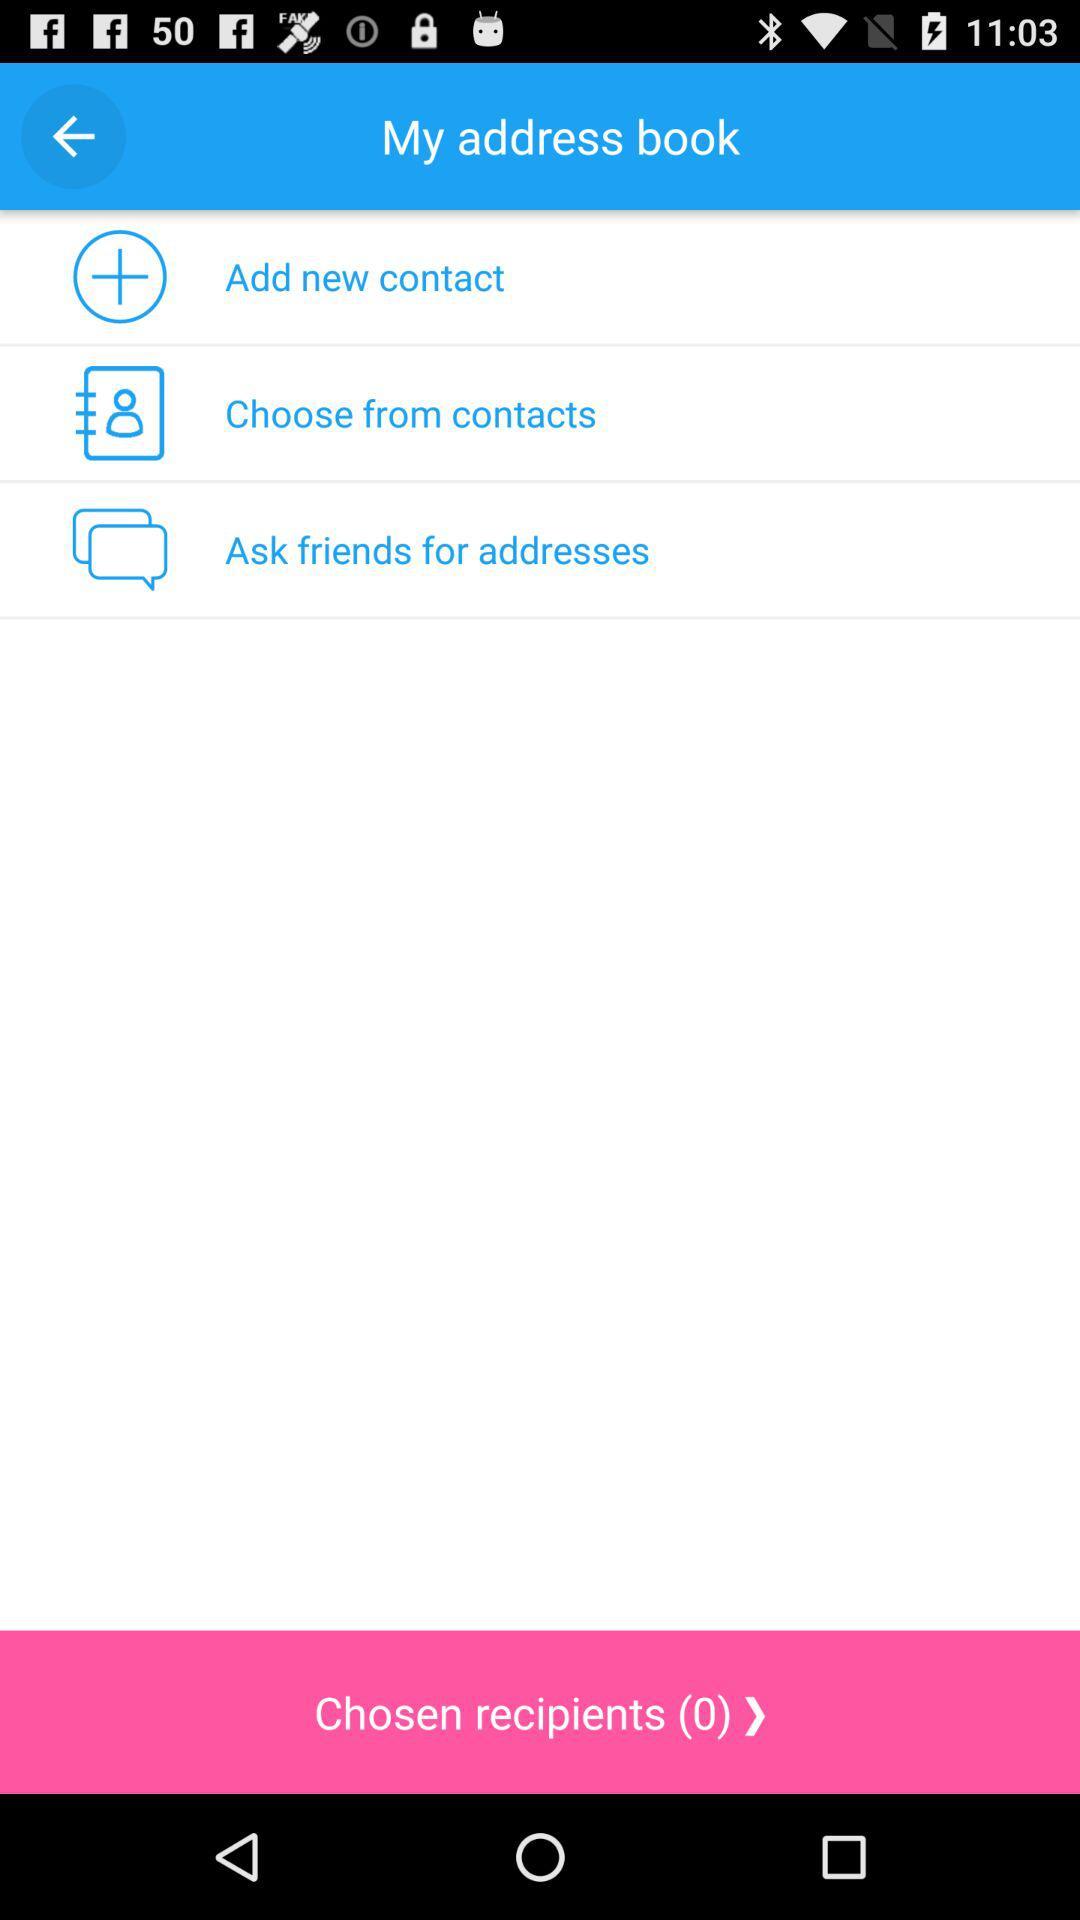  Describe the element at coordinates (72, 135) in the screenshot. I see `go back` at that location.